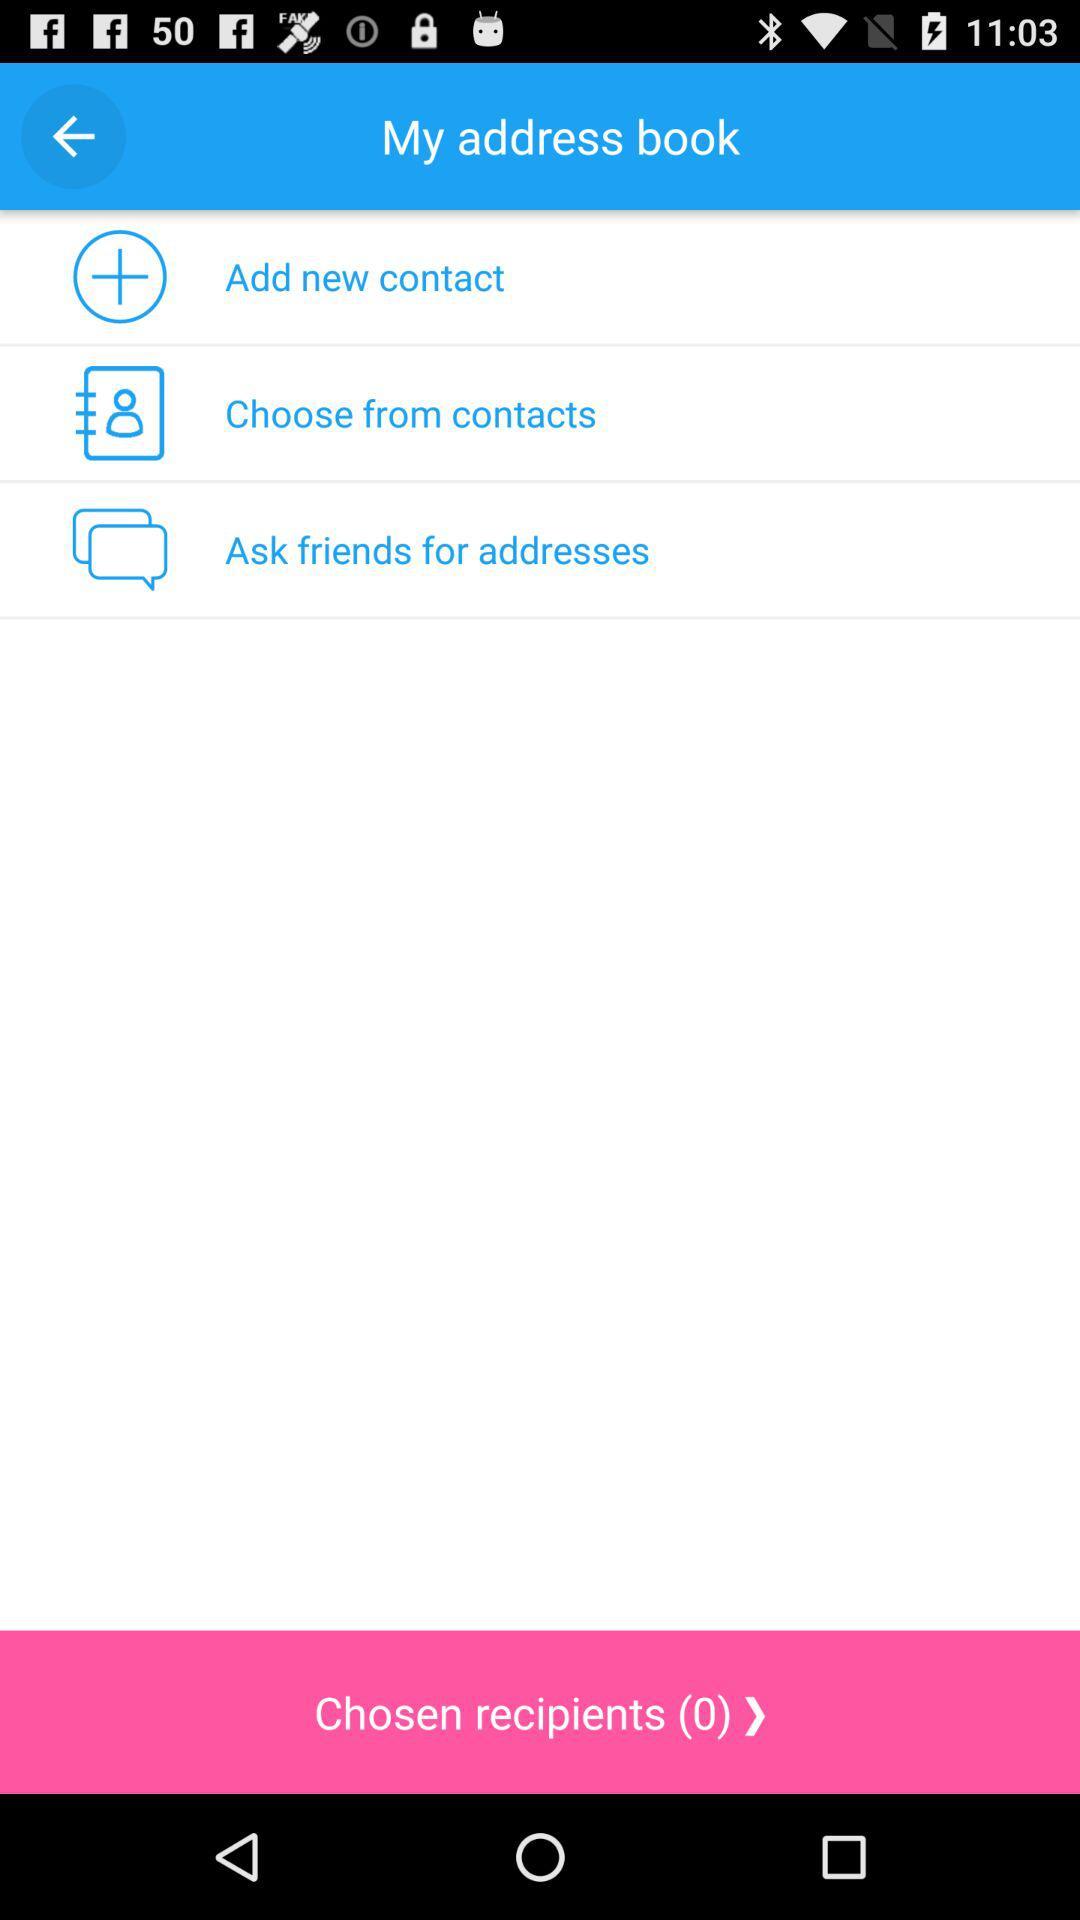  Describe the element at coordinates (72, 135) in the screenshot. I see `go back` at that location.